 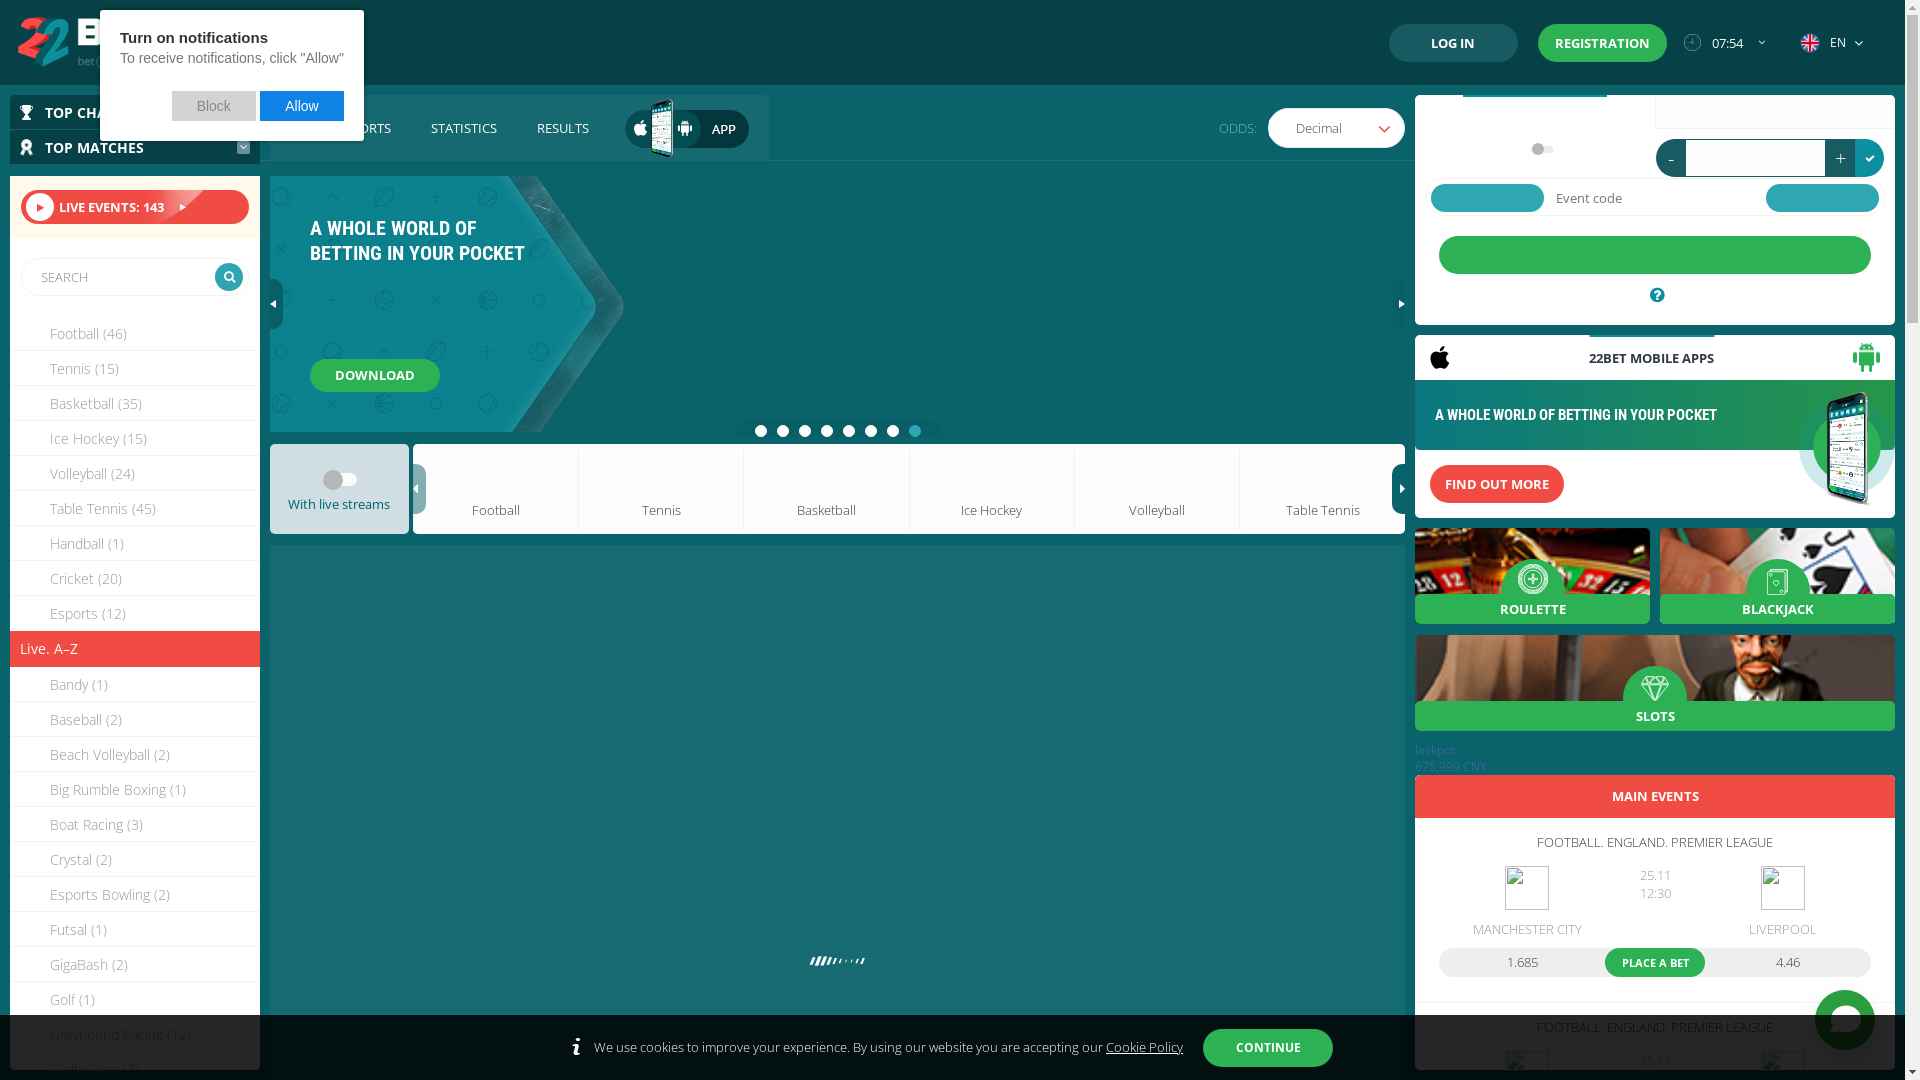 What do you see at coordinates (133, 612) in the screenshot?
I see `'Esports` at bounding box center [133, 612].